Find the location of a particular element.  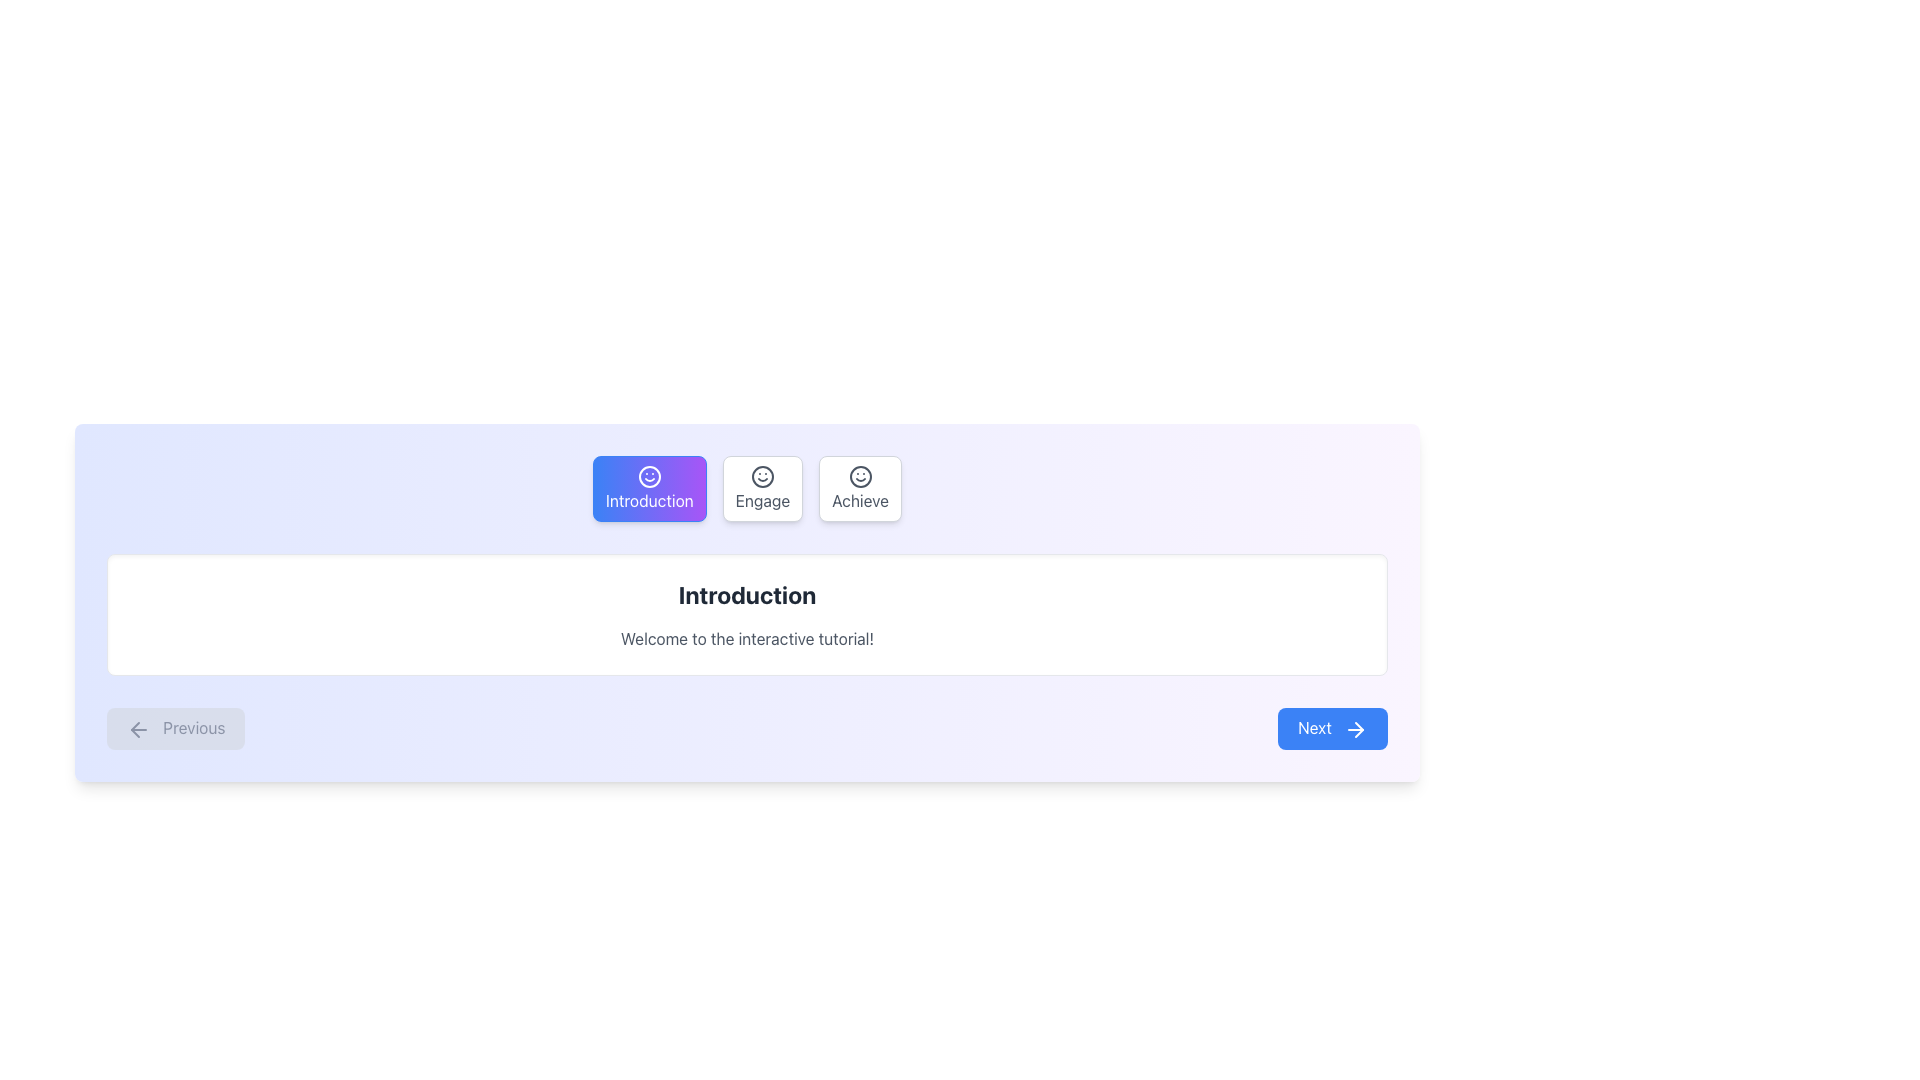

the first button in the horizontal menu, which has a gradient background from blue to purple and contains a smiling face icon above the word 'Introduction' in white text is located at coordinates (649, 489).